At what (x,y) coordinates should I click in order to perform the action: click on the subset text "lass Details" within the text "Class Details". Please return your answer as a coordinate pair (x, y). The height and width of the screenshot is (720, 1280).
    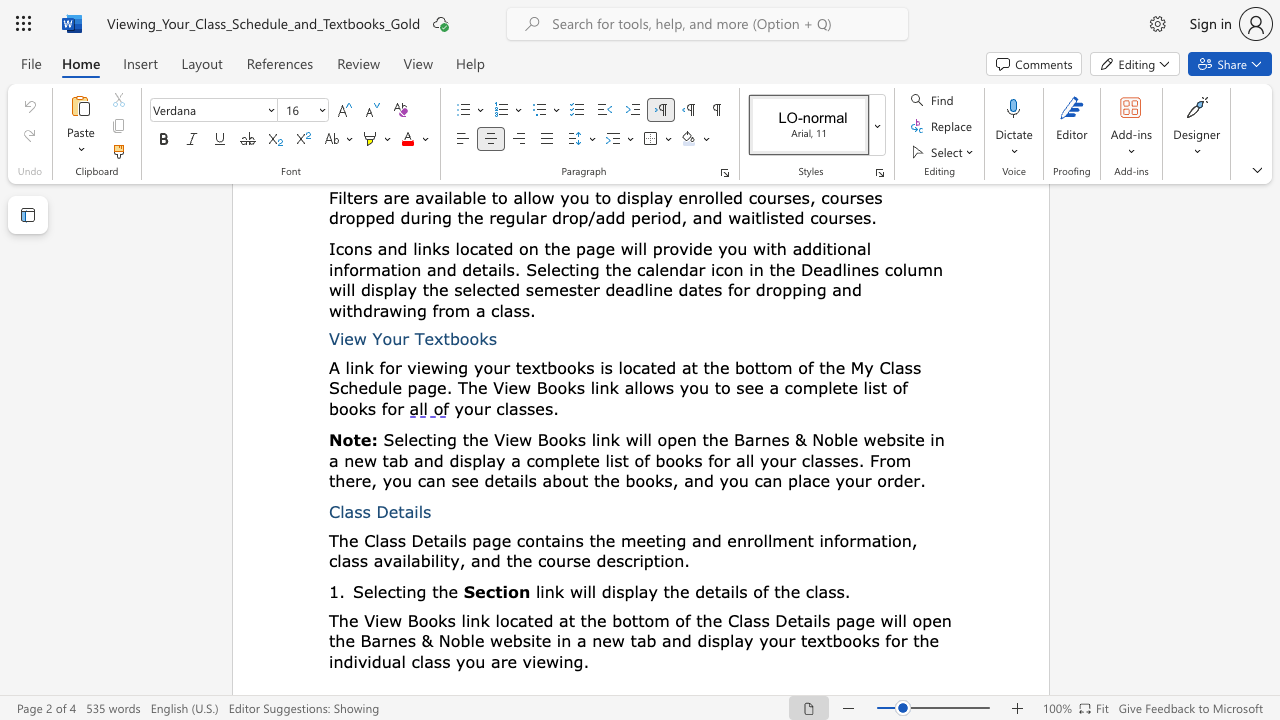
    Looking at the image, I should click on (340, 510).